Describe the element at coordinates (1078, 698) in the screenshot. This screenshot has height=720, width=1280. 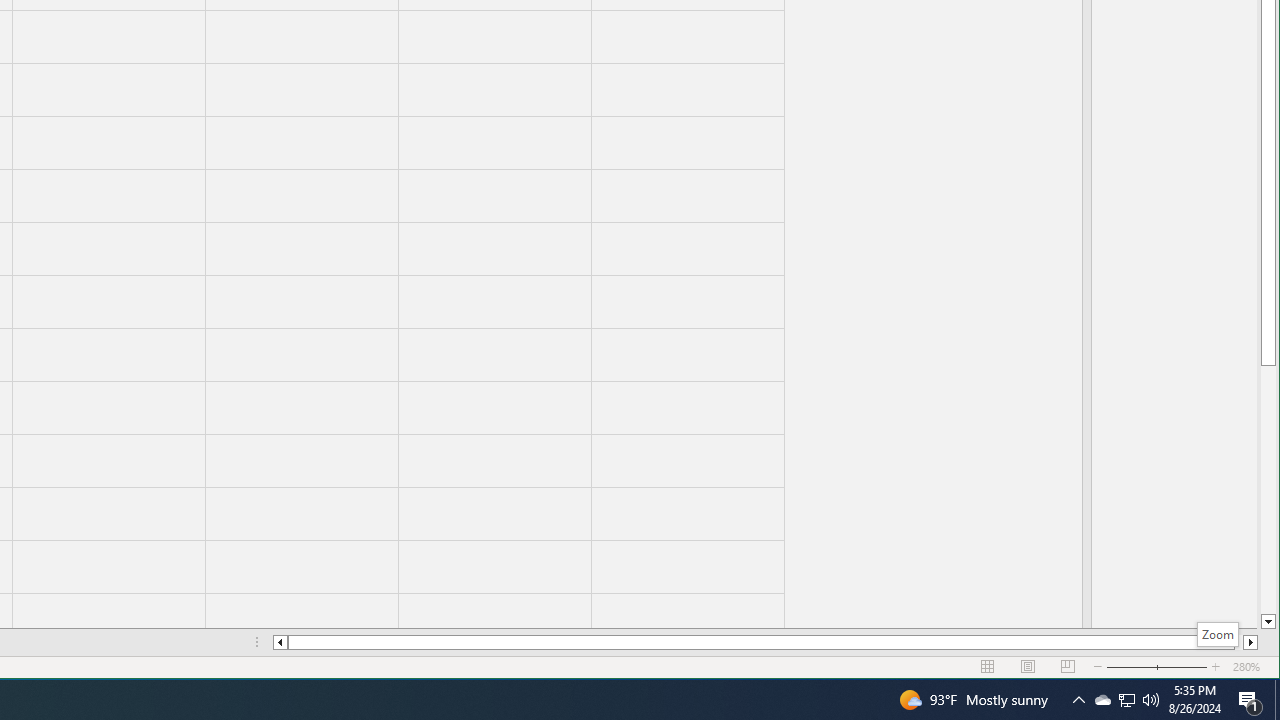
I see `'Notification Chevron'` at that location.